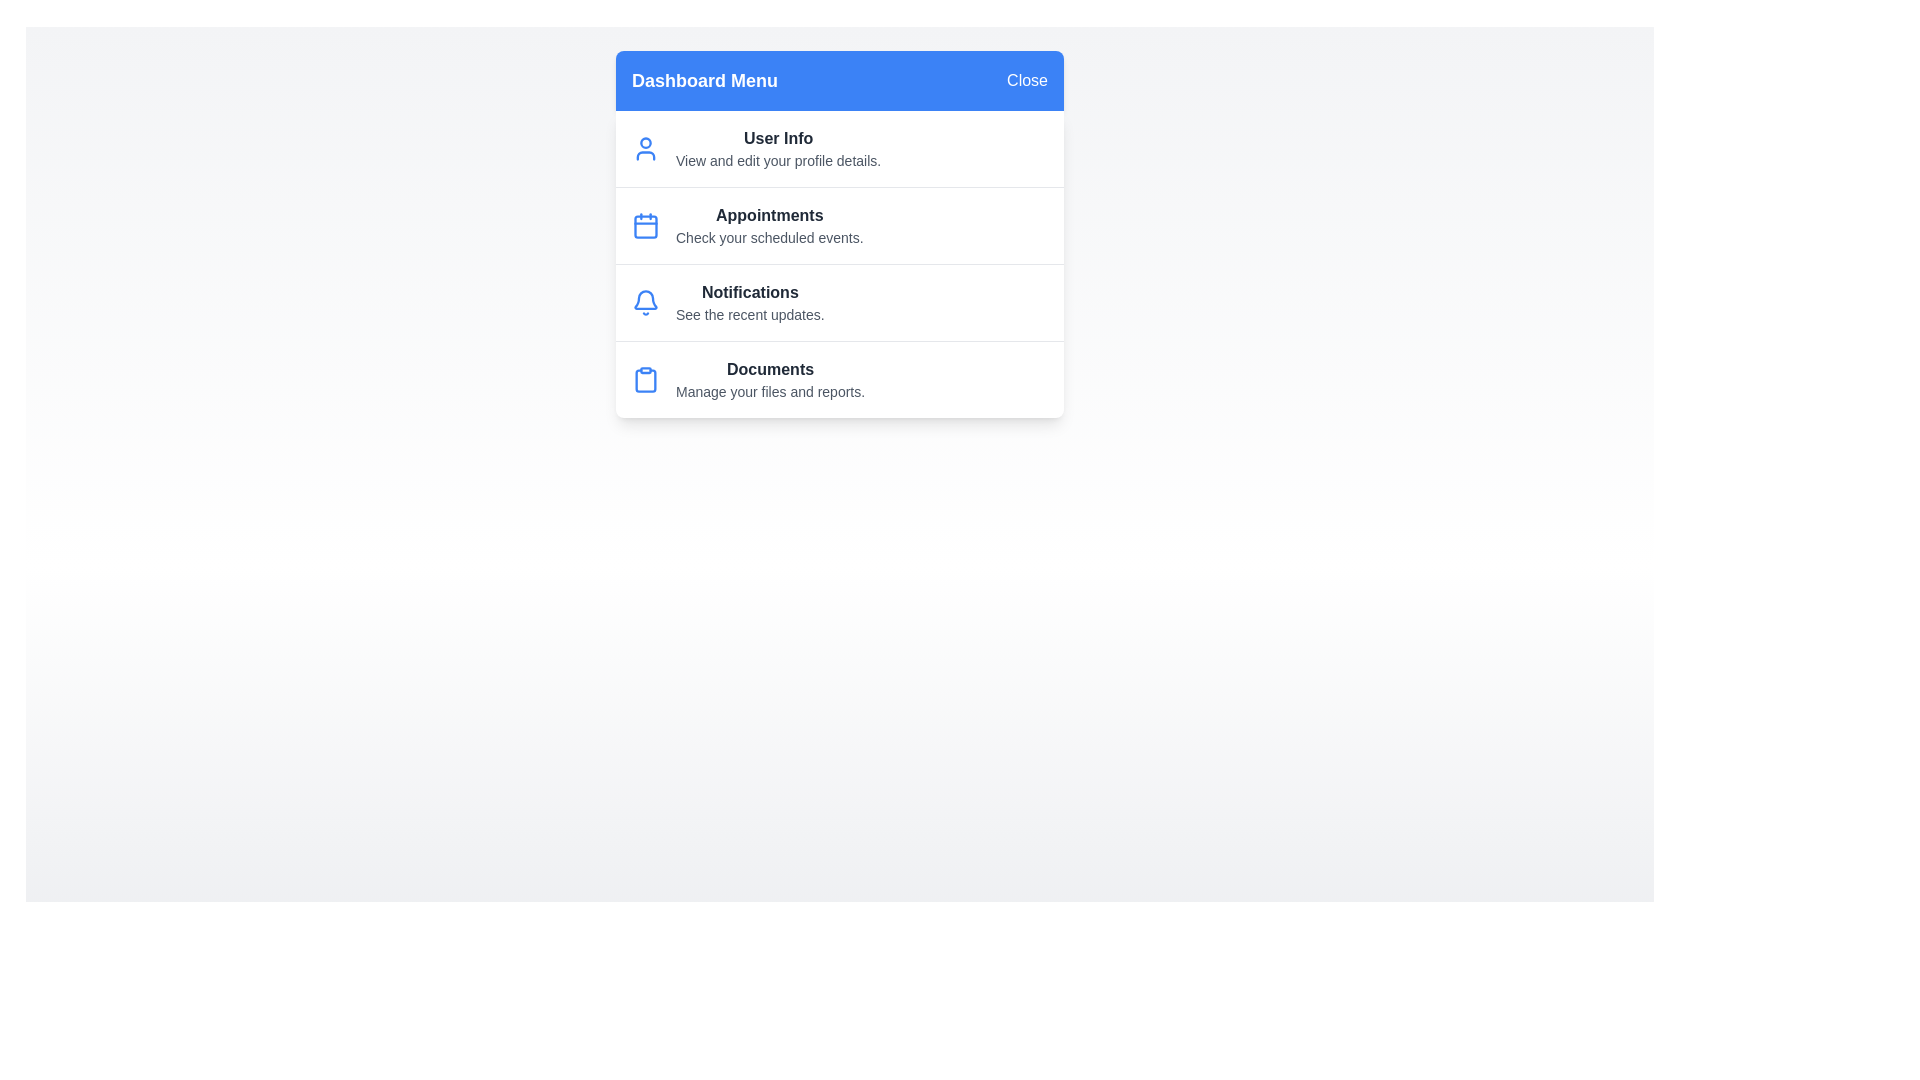  Describe the element at coordinates (646, 380) in the screenshot. I see `the icon representing Documents` at that location.